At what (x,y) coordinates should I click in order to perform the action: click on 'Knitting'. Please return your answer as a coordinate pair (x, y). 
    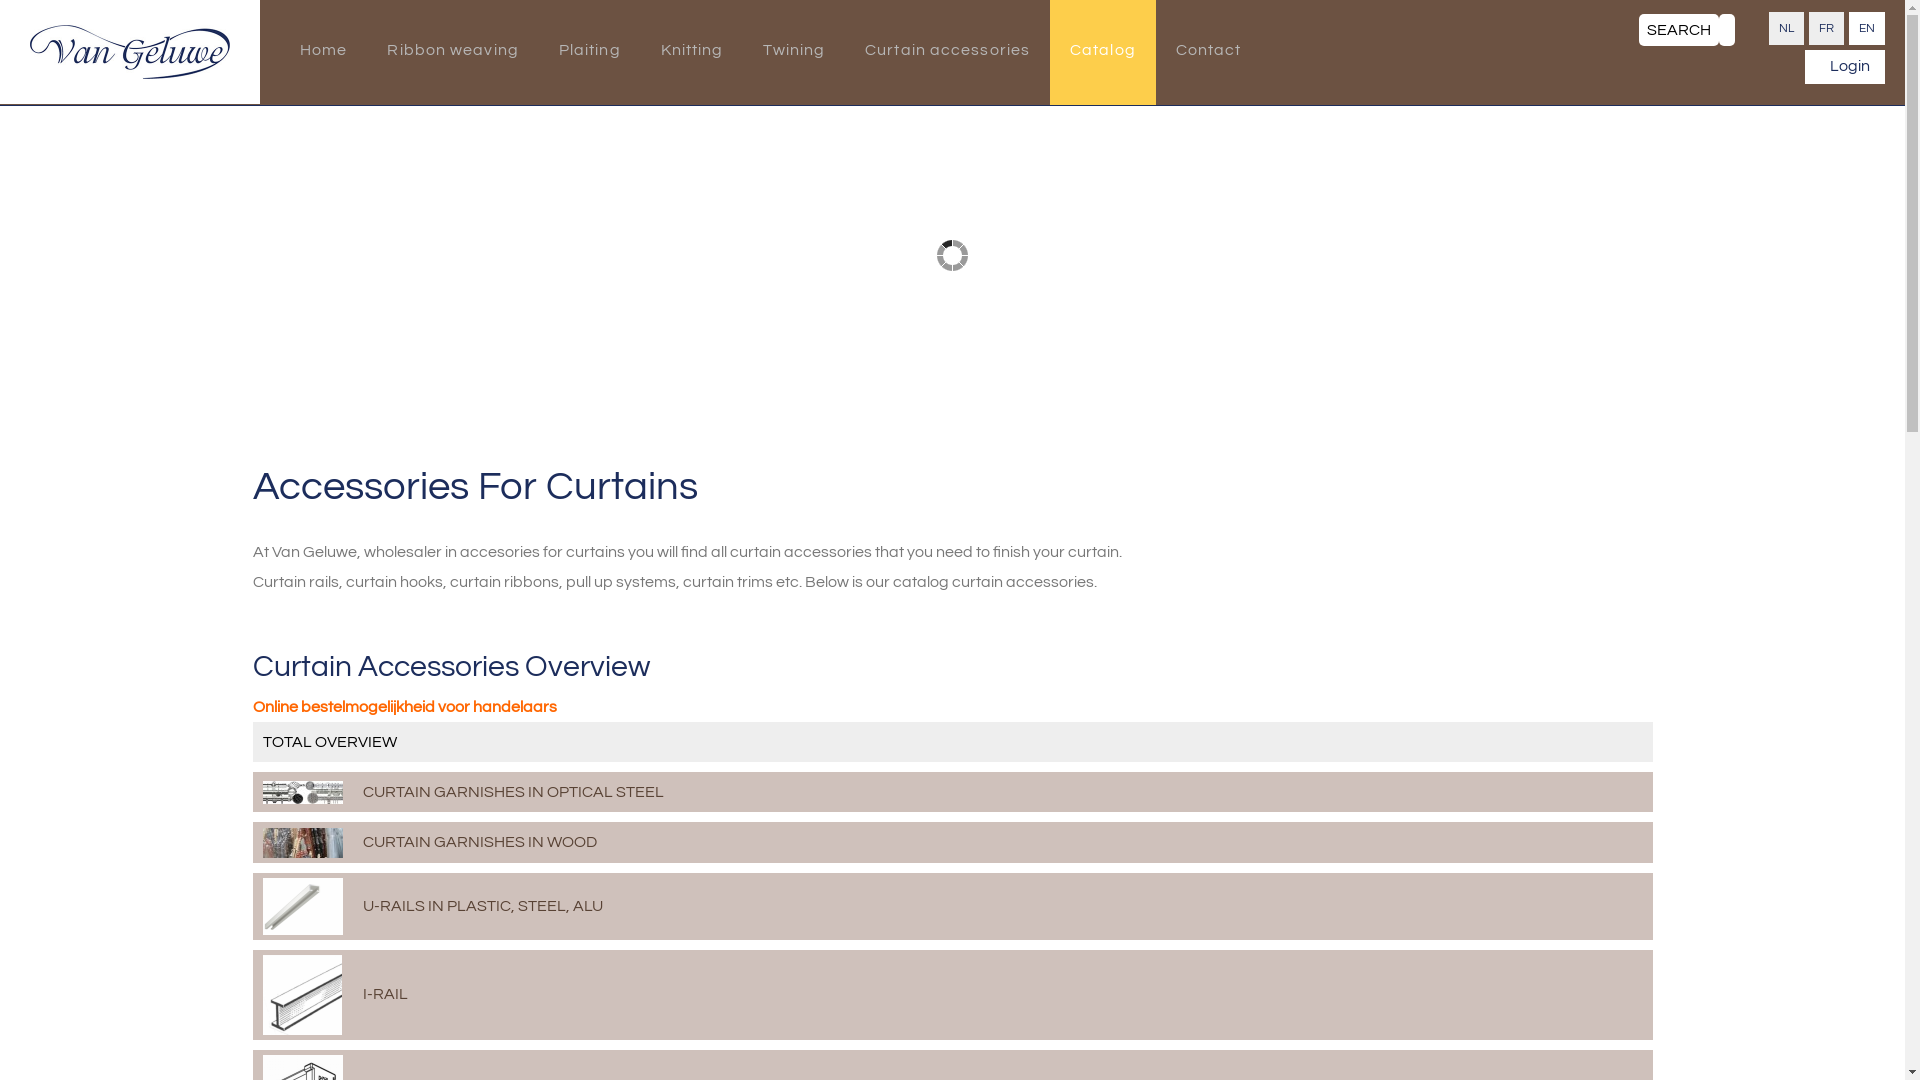
    Looking at the image, I should click on (692, 51).